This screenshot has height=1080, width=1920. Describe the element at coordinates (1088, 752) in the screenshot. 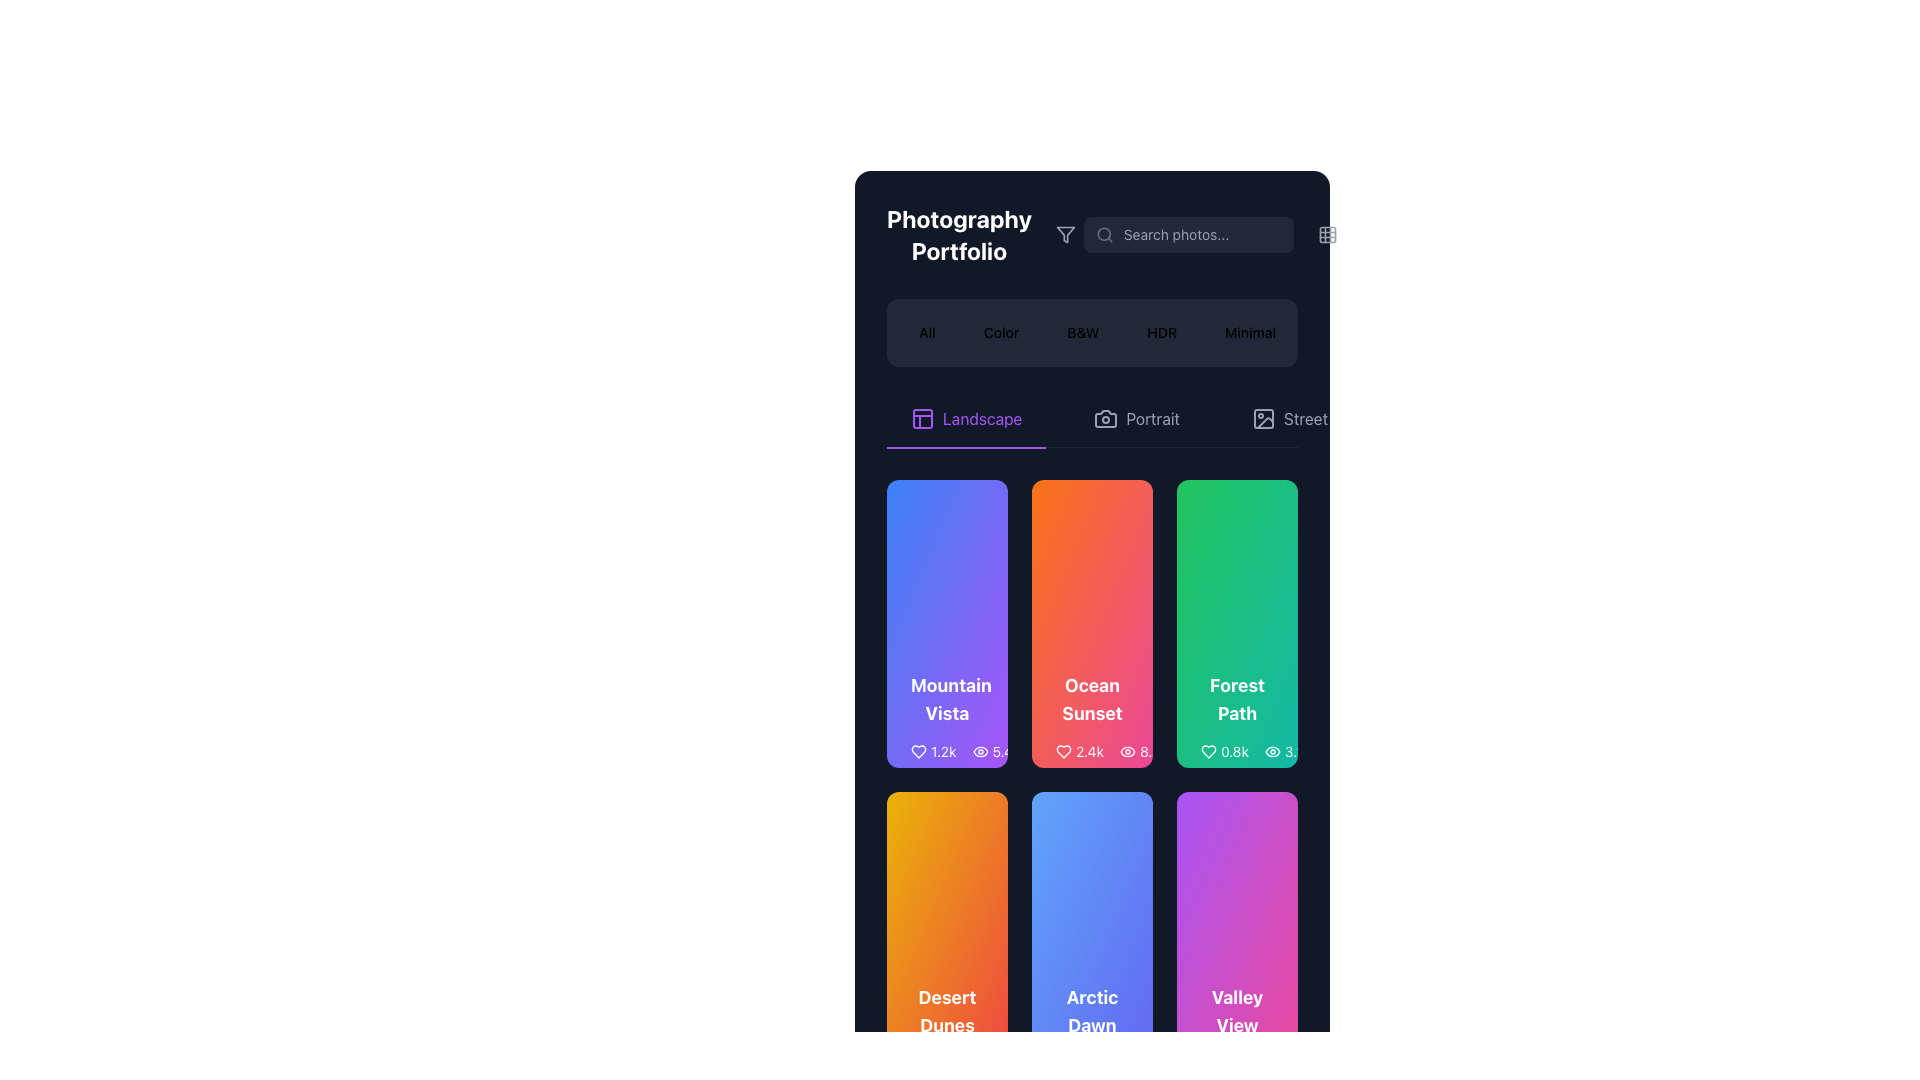

I see `the text label displaying '2.4k', which represents a like or favorite count, located within the 'Ocean Sunset' card` at that location.